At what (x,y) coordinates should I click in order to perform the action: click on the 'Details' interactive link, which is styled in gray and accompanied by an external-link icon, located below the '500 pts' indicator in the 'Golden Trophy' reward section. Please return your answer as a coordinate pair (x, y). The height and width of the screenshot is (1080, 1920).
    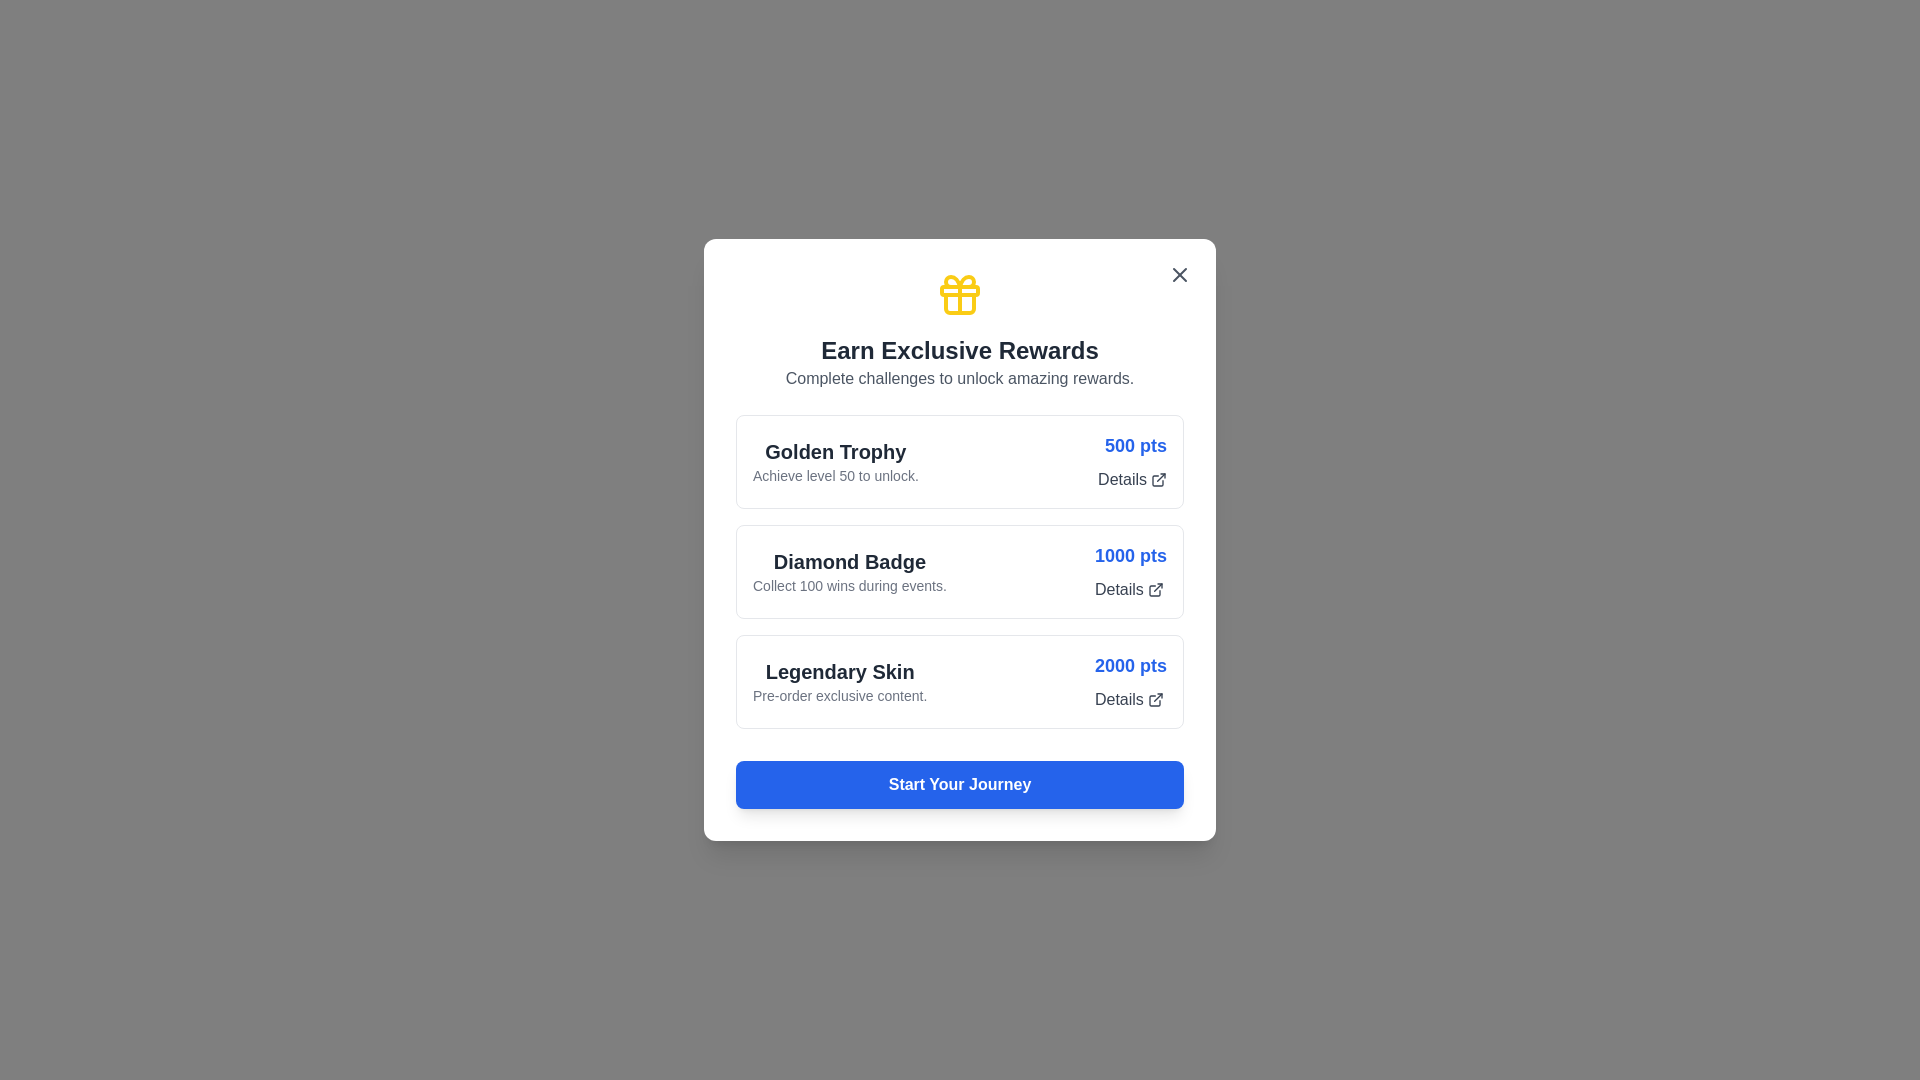
    Looking at the image, I should click on (1132, 479).